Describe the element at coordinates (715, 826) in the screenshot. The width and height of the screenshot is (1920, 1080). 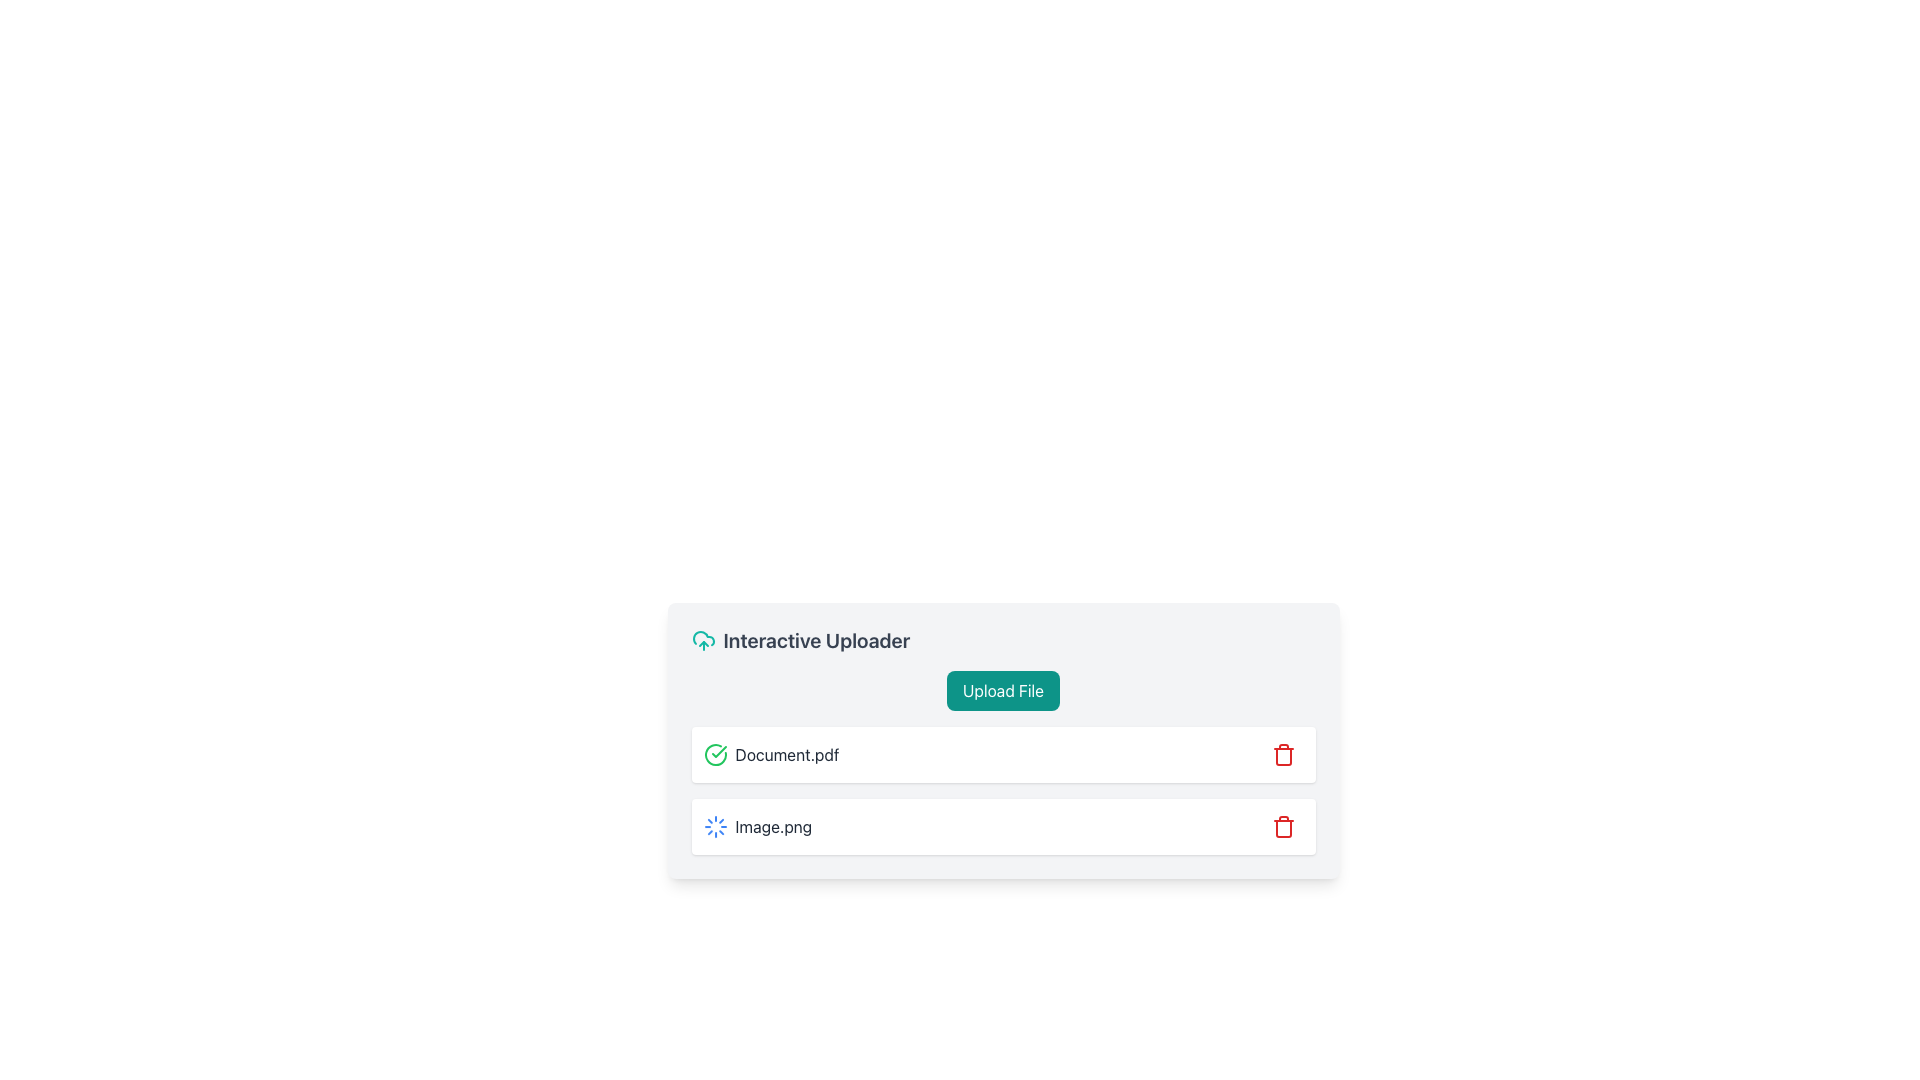
I see `the animation of the Loader Icon, a small blue circular spinner located to the left of the file 'Image.png'` at that location.